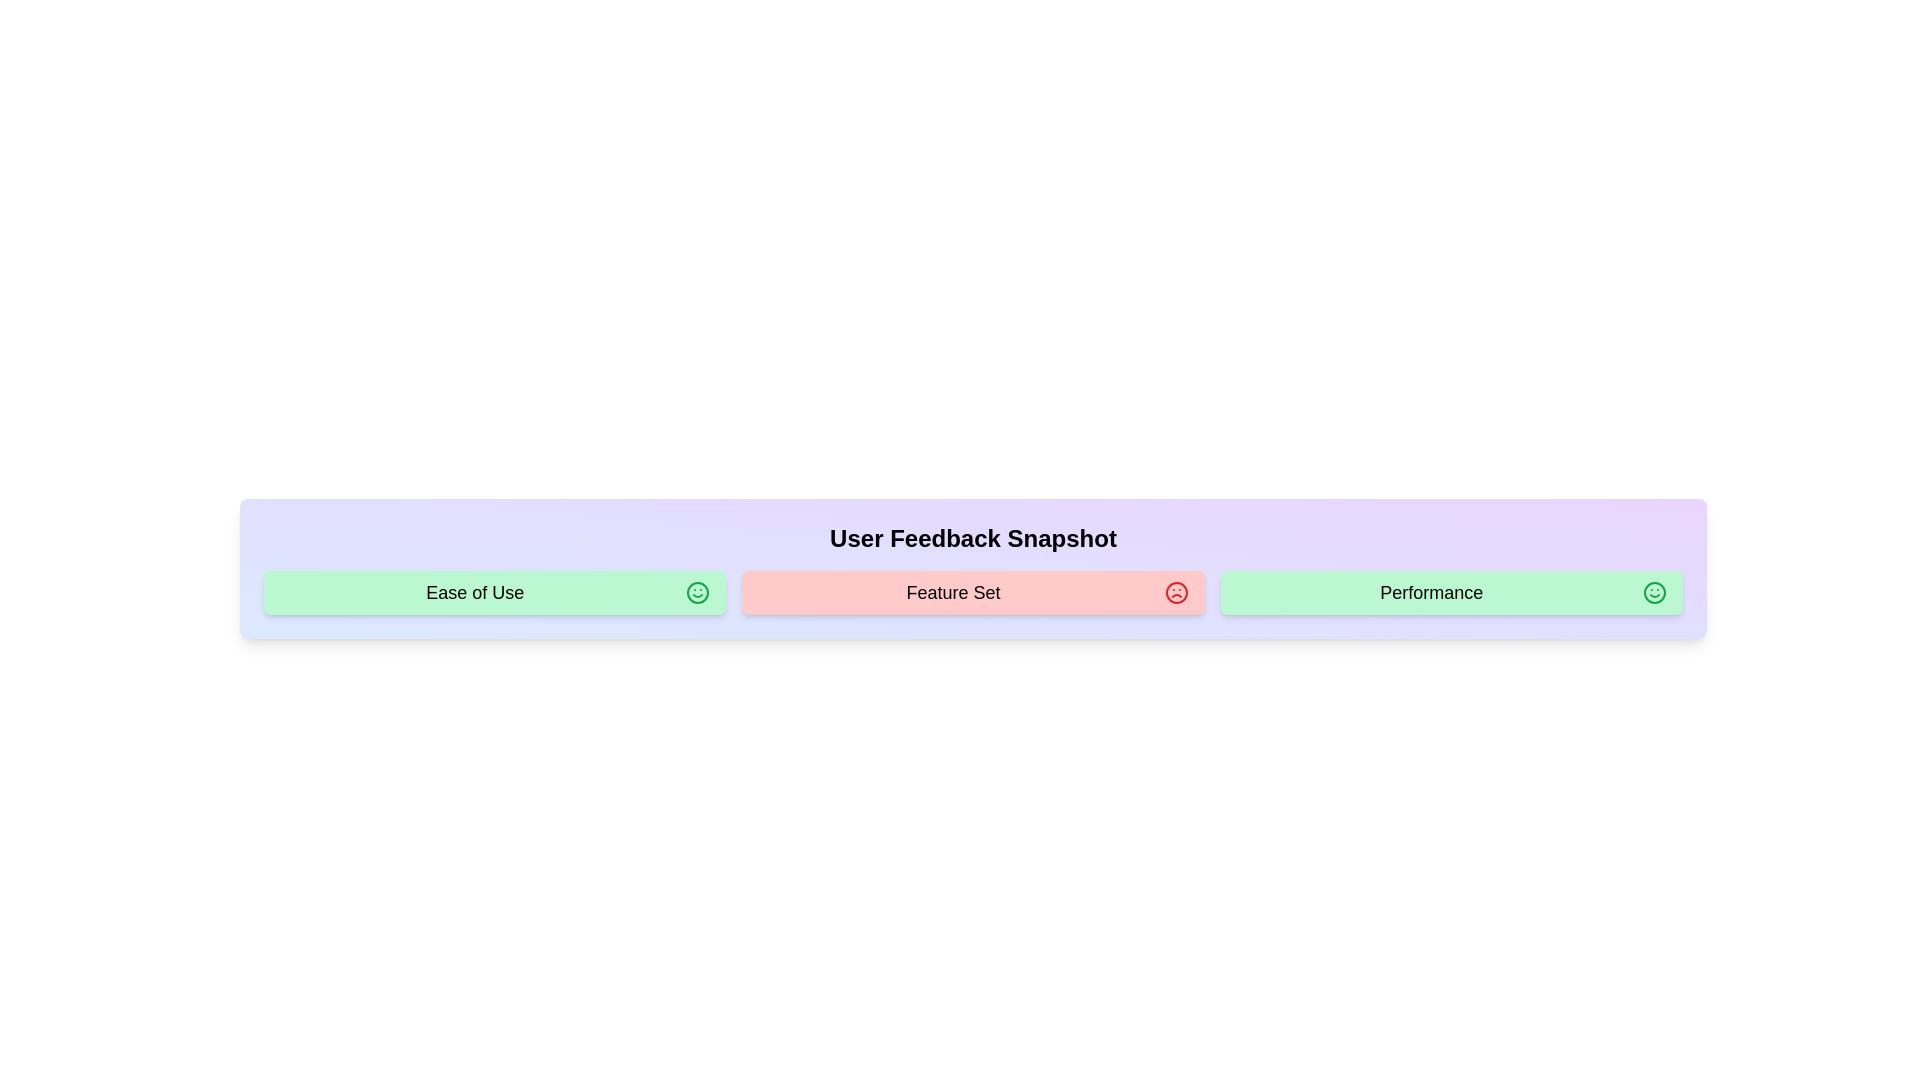 This screenshot has height=1080, width=1920. Describe the element at coordinates (1451, 592) in the screenshot. I see `the text of the feedback item labeled Performance` at that location.